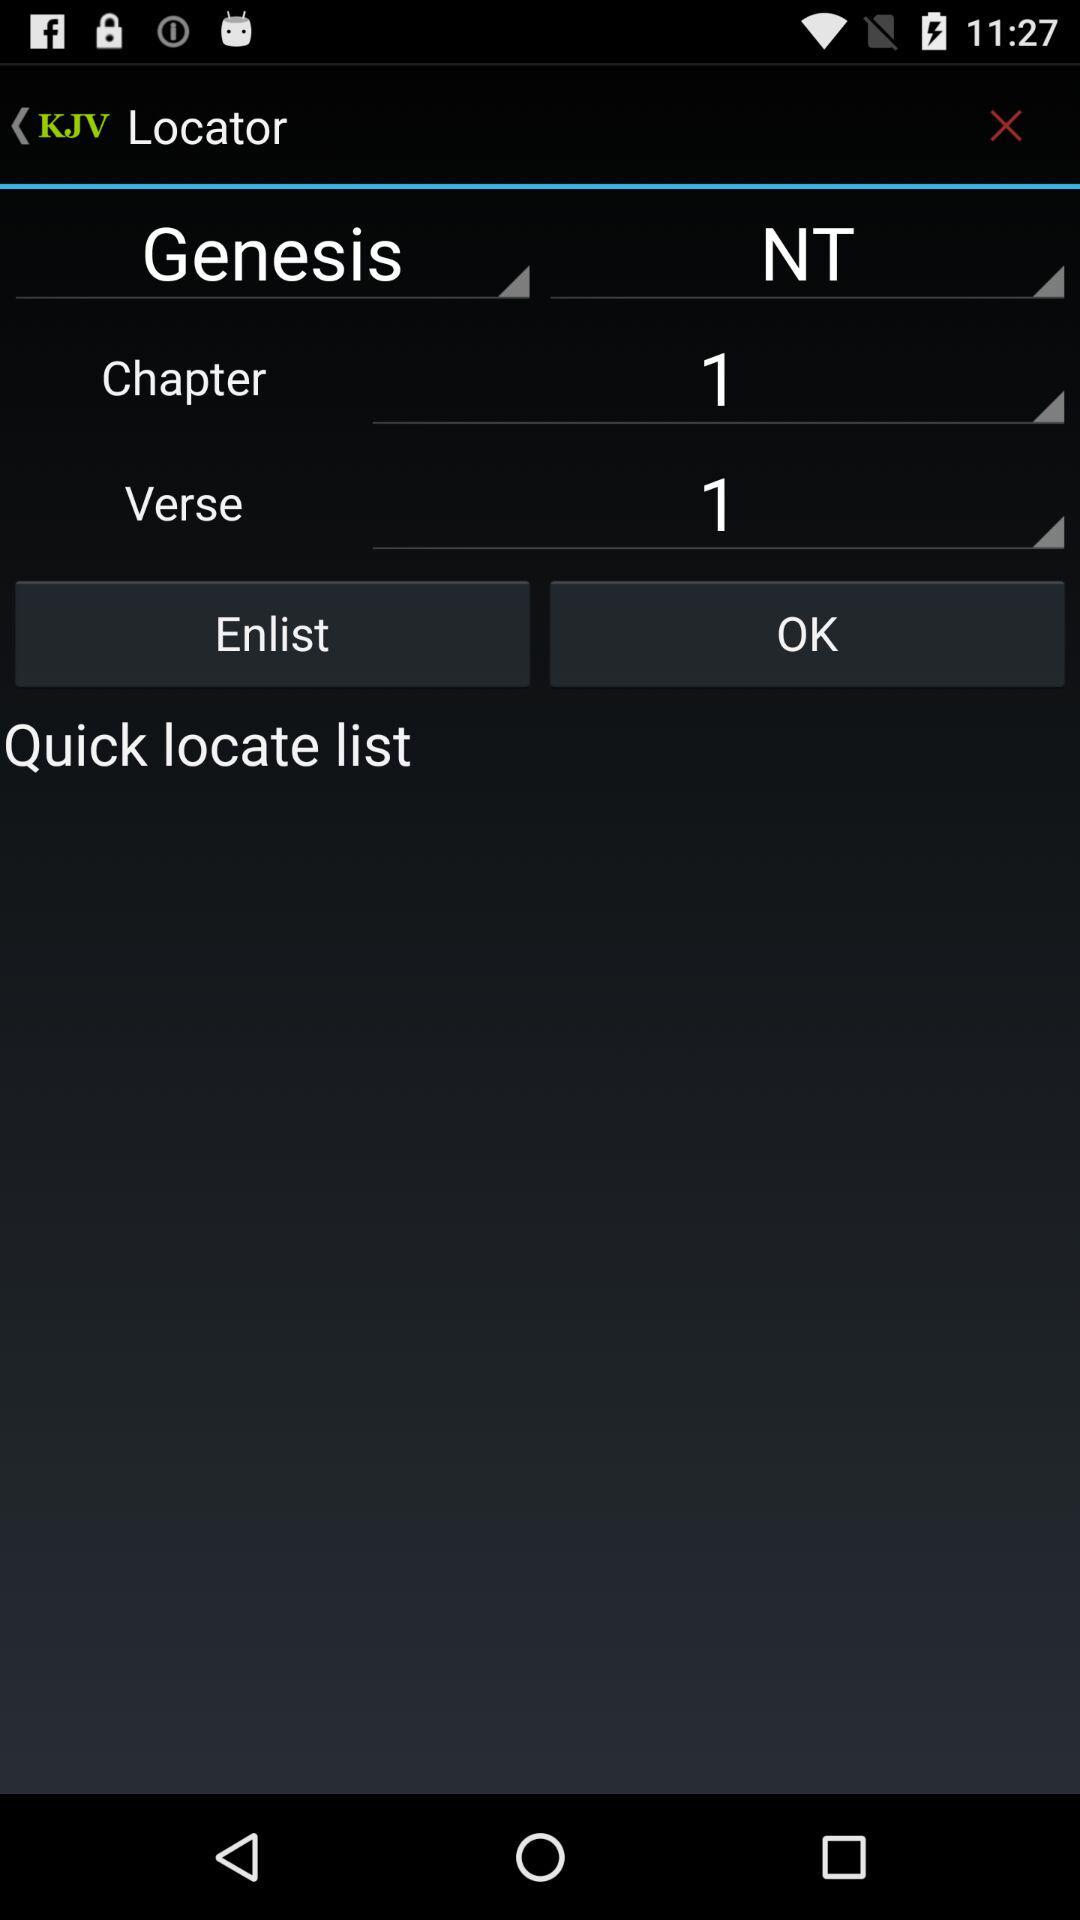 The width and height of the screenshot is (1080, 1920). I want to click on the genesis  left to nt, so click(272, 250).